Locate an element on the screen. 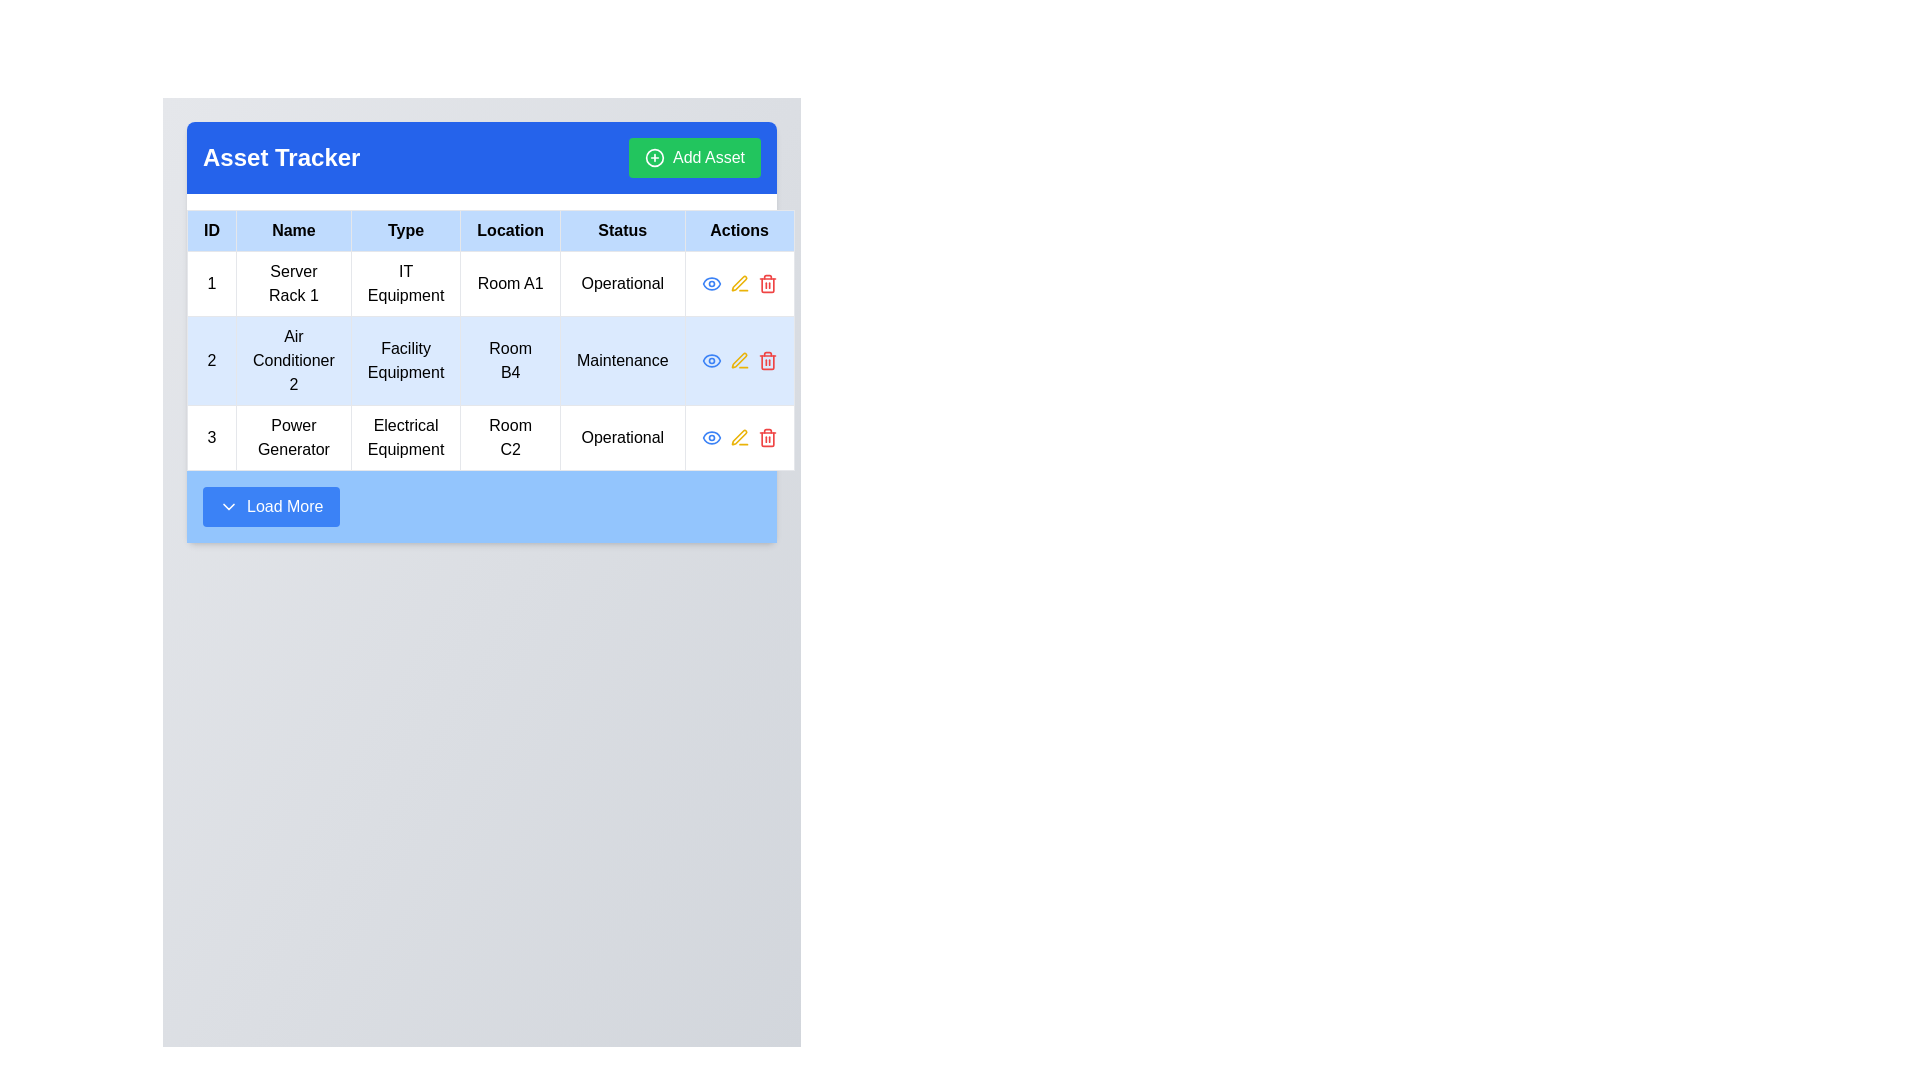 Image resolution: width=1920 pixels, height=1080 pixels. the pencil (edit) icon in the action buttons set for 'Air Conditioner 2' in the 'Actions' column of the second row is located at coordinates (738, 361).